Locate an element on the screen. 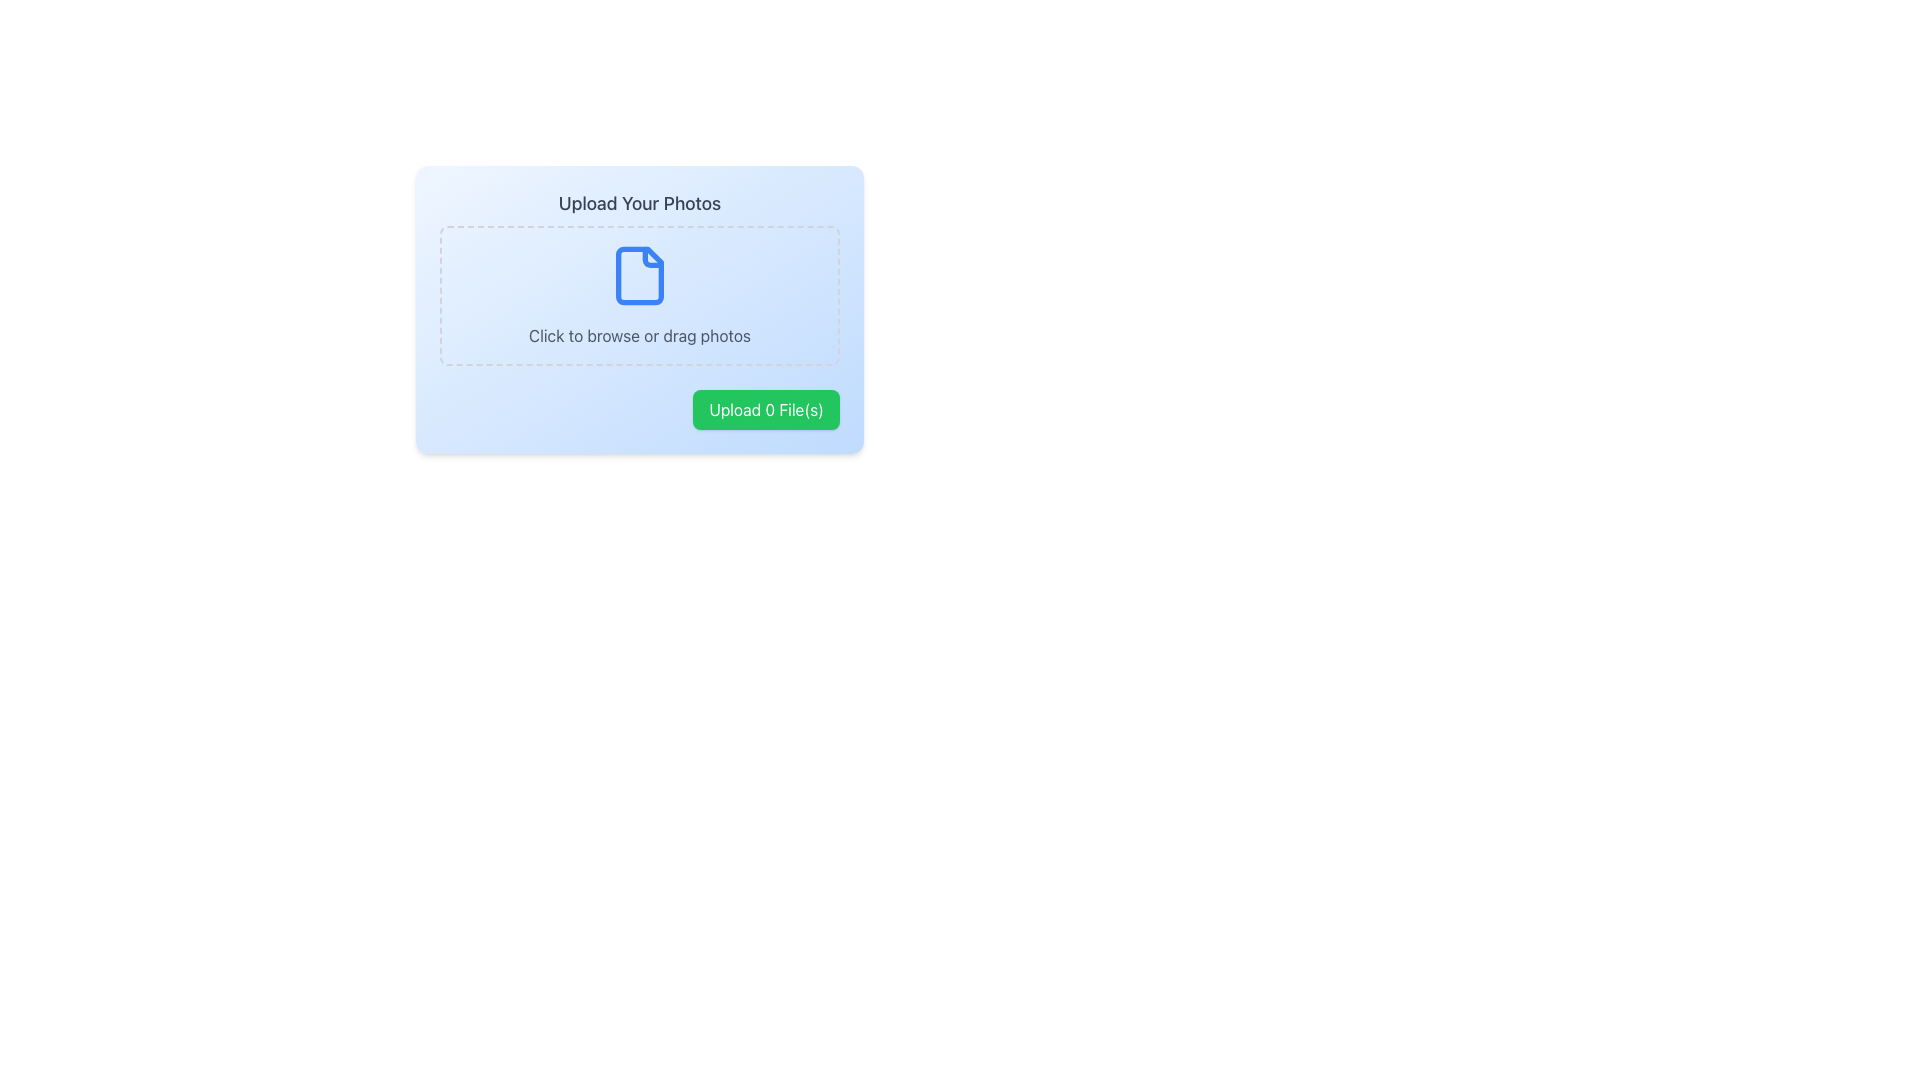 This screenshot has width=1920, height=1080. the File Upload Area, which is a rectangular area with a dashed border, rounded corners, and contains a blue document icon and the text 'Click to browse or drag photos' in gray is located at coordinates (638, 296).